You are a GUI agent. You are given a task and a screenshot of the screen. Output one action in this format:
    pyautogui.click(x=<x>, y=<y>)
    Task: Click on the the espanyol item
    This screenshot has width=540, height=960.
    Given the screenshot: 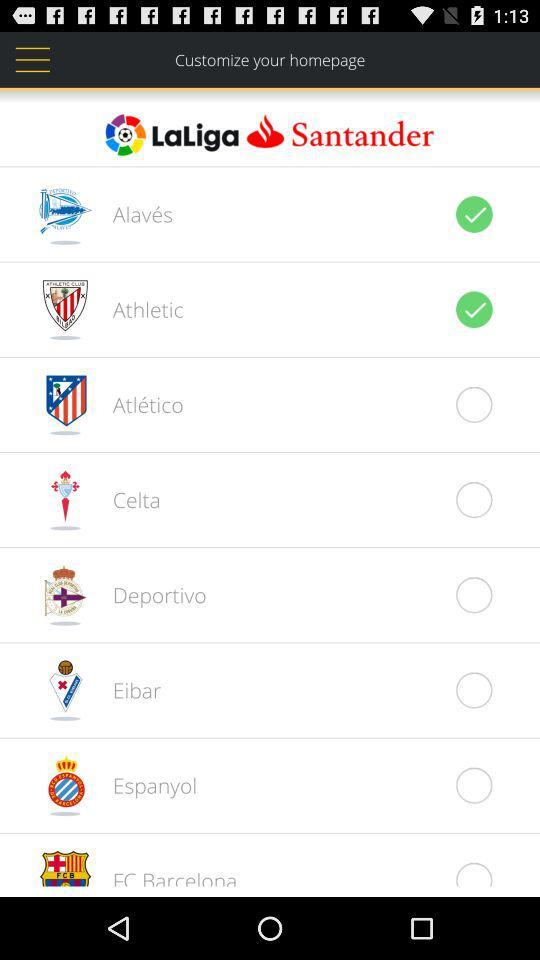 What is the action you would take?
    pyautogui.click(x=143, y=785)
    